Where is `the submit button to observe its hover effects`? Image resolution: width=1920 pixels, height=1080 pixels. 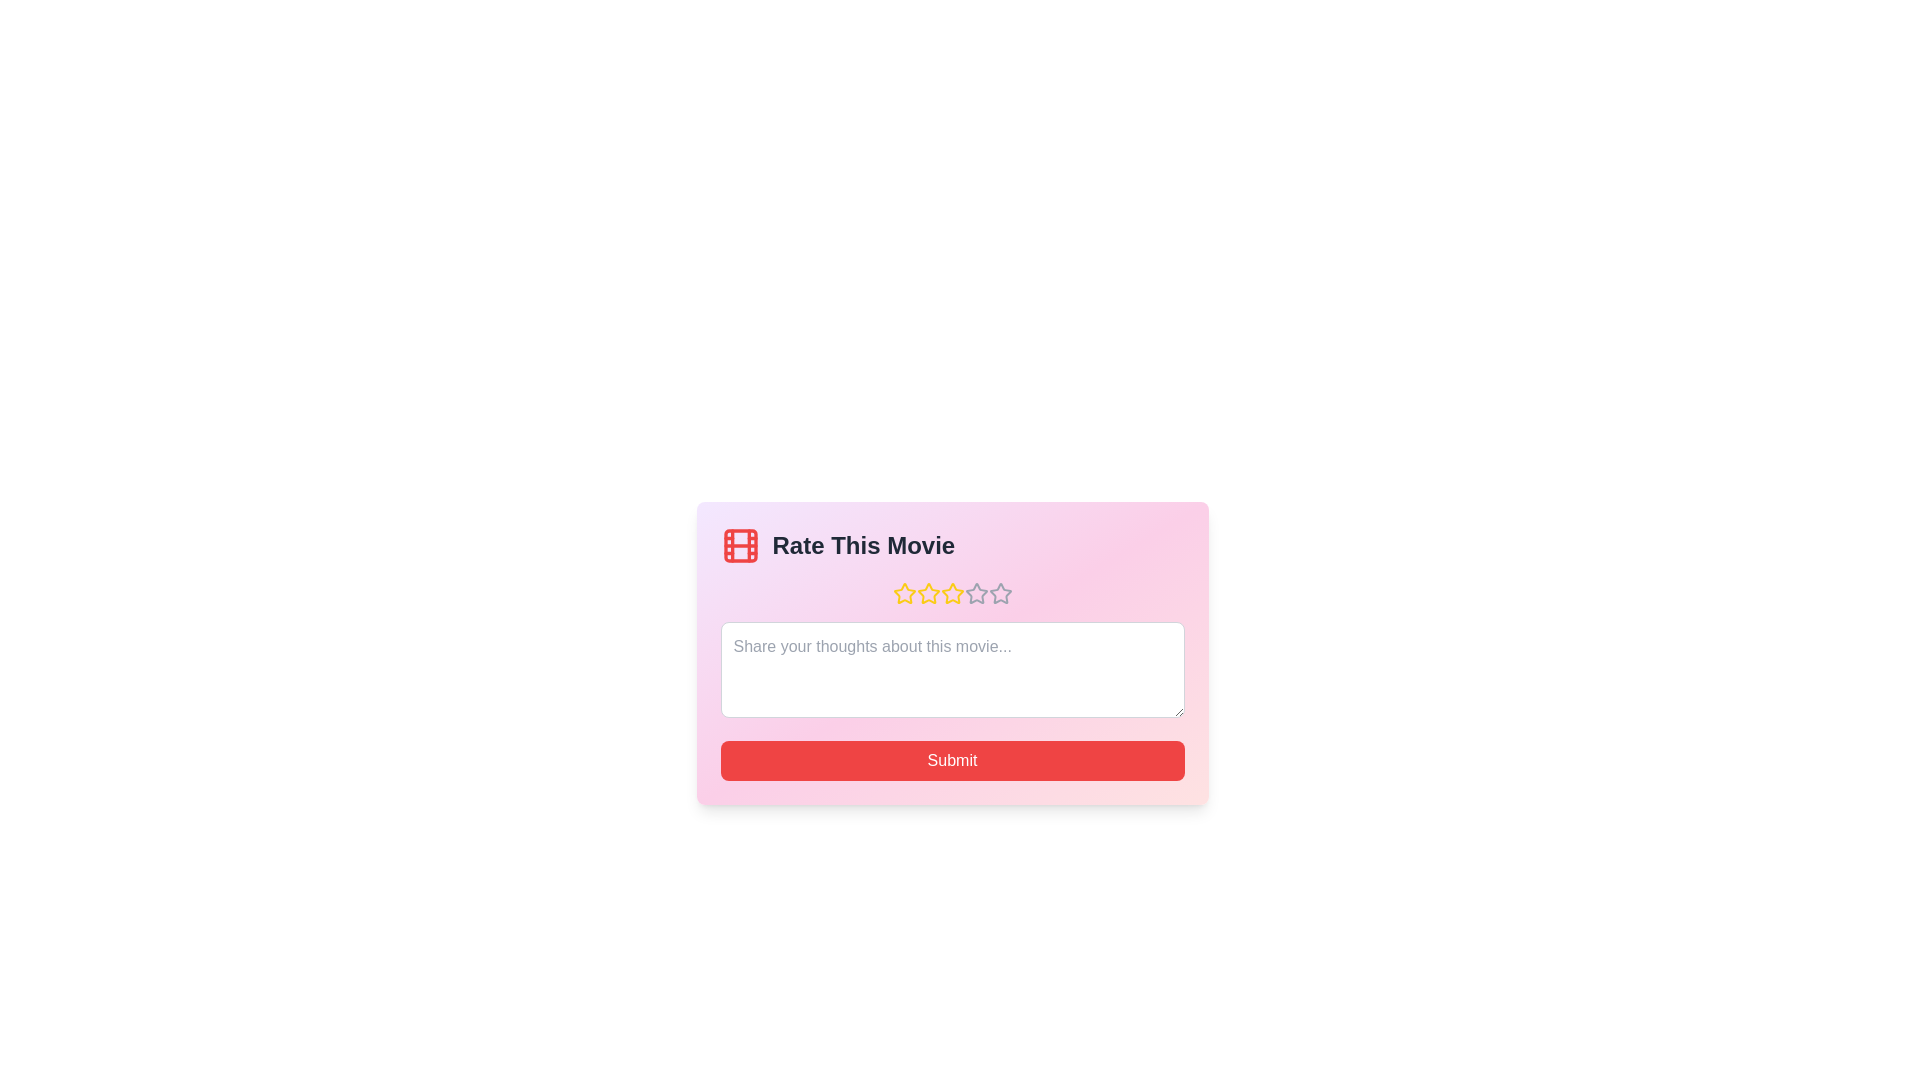
the submit button to observe its hover effects is located at coordinates (951, 760).